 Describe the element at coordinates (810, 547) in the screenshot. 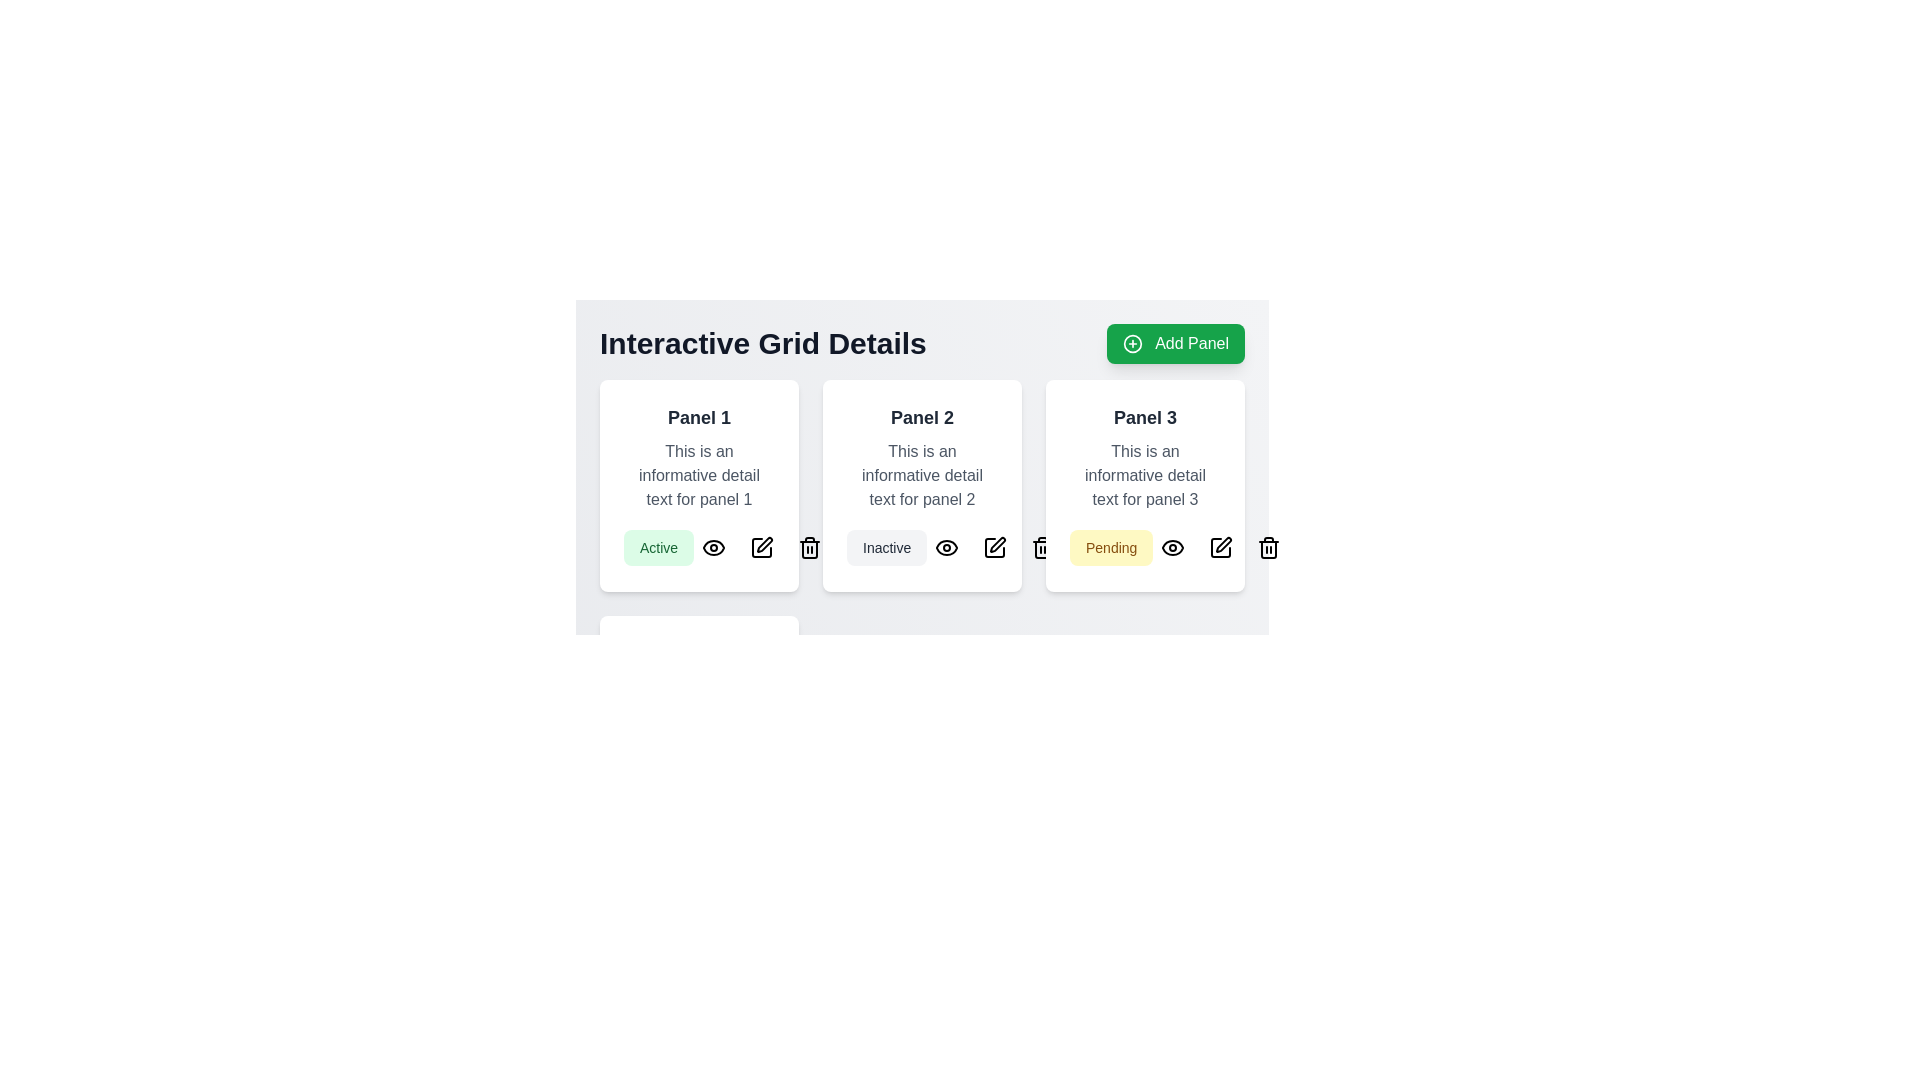

I see `the delete icon button located at the bottom-right side of 'Panel 2'` at that location.